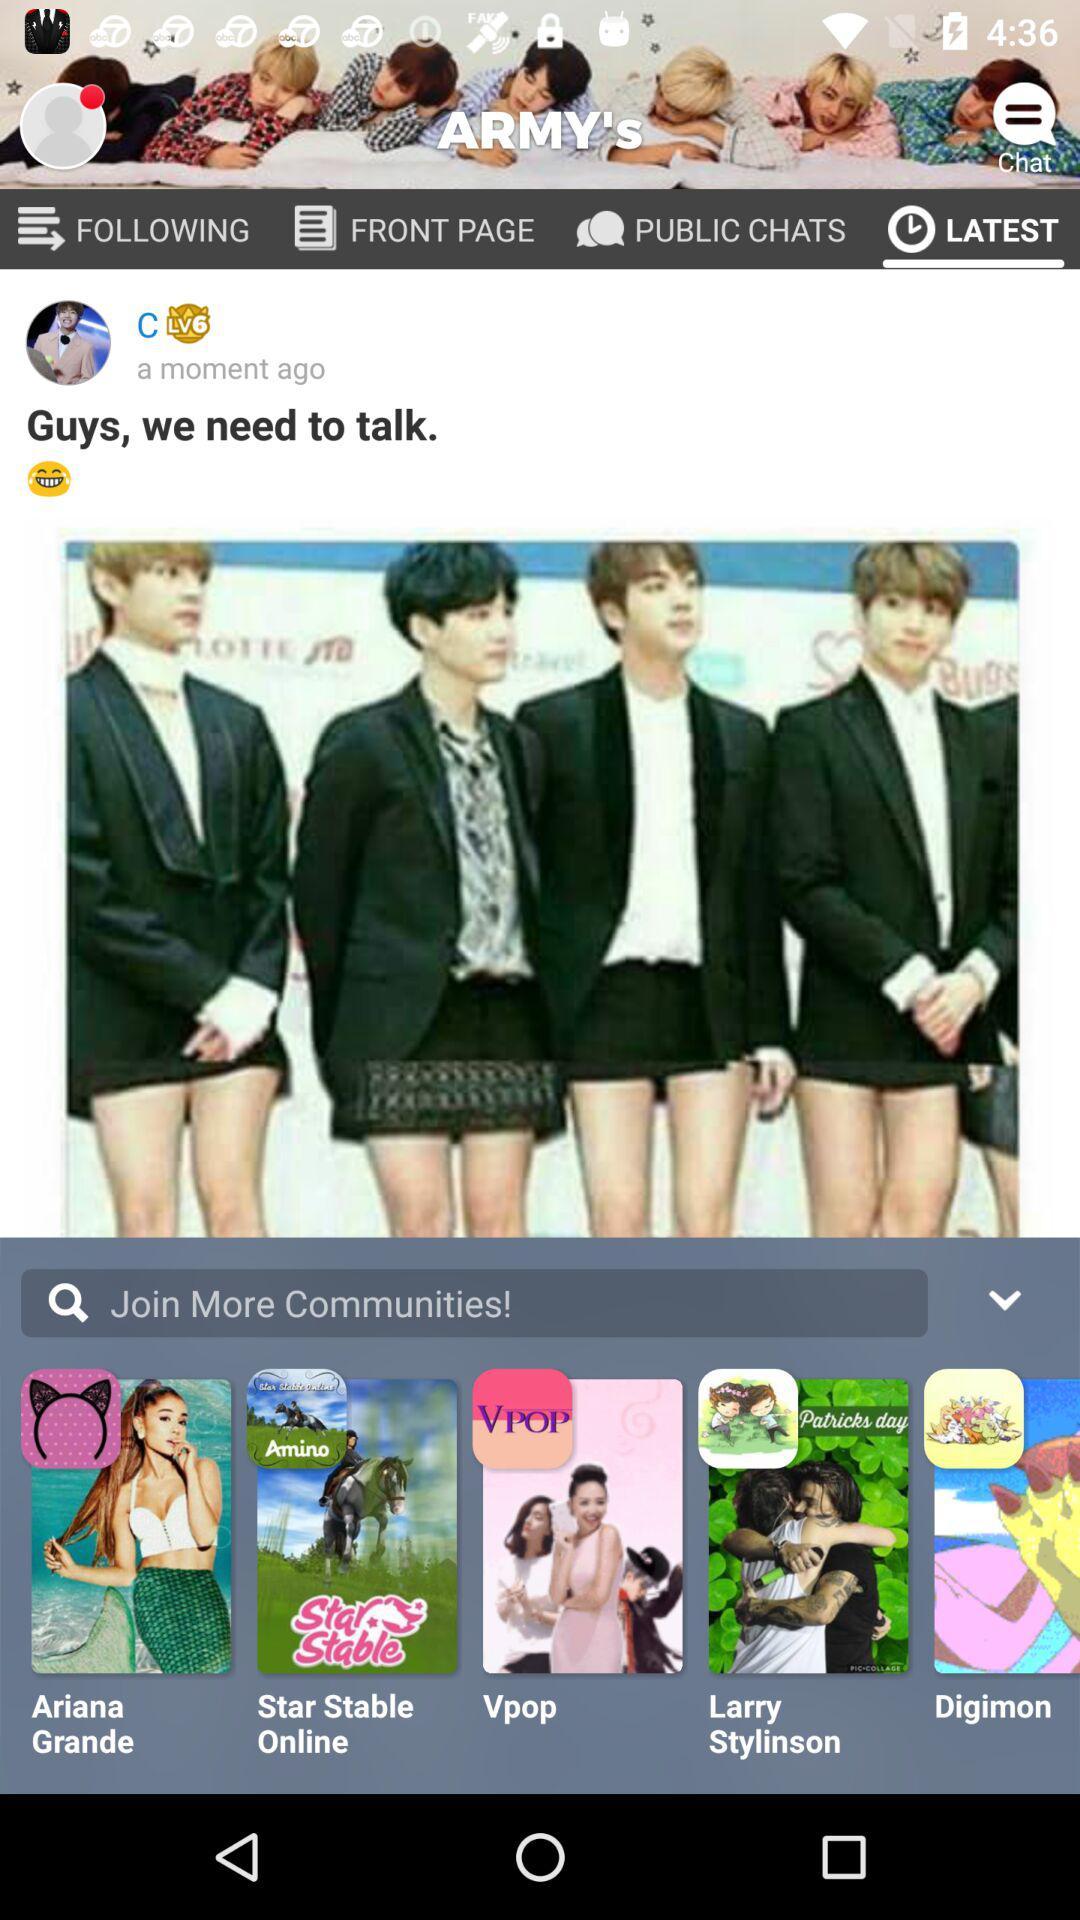  What do you see at coordinates (1003, 1297) in the screenshot?
I see `the expand_more icon` at bounding box center [1003, 1297].